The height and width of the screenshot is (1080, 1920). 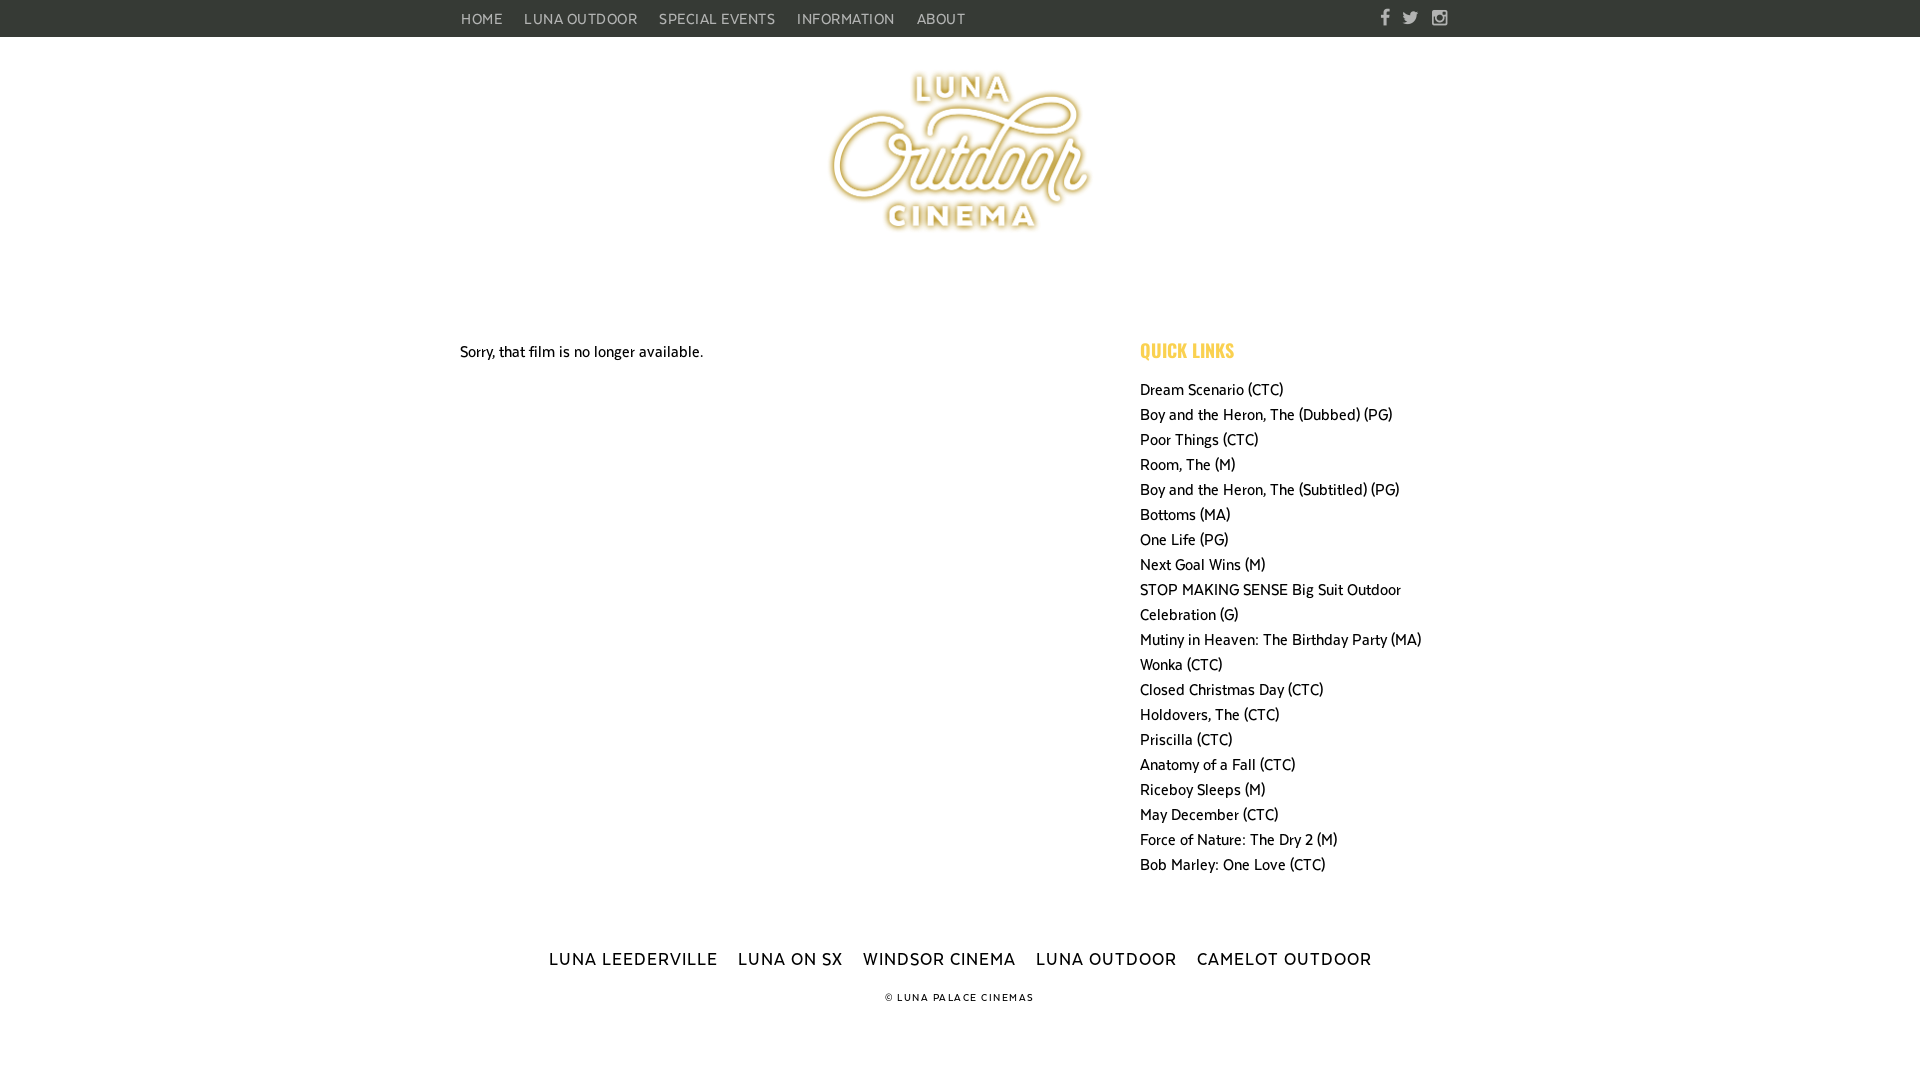 What do you see at coordinates (1140, 862) in the screenshot?
I see `'Bob Marley: One Love'` at bounding box center [1140, 862].